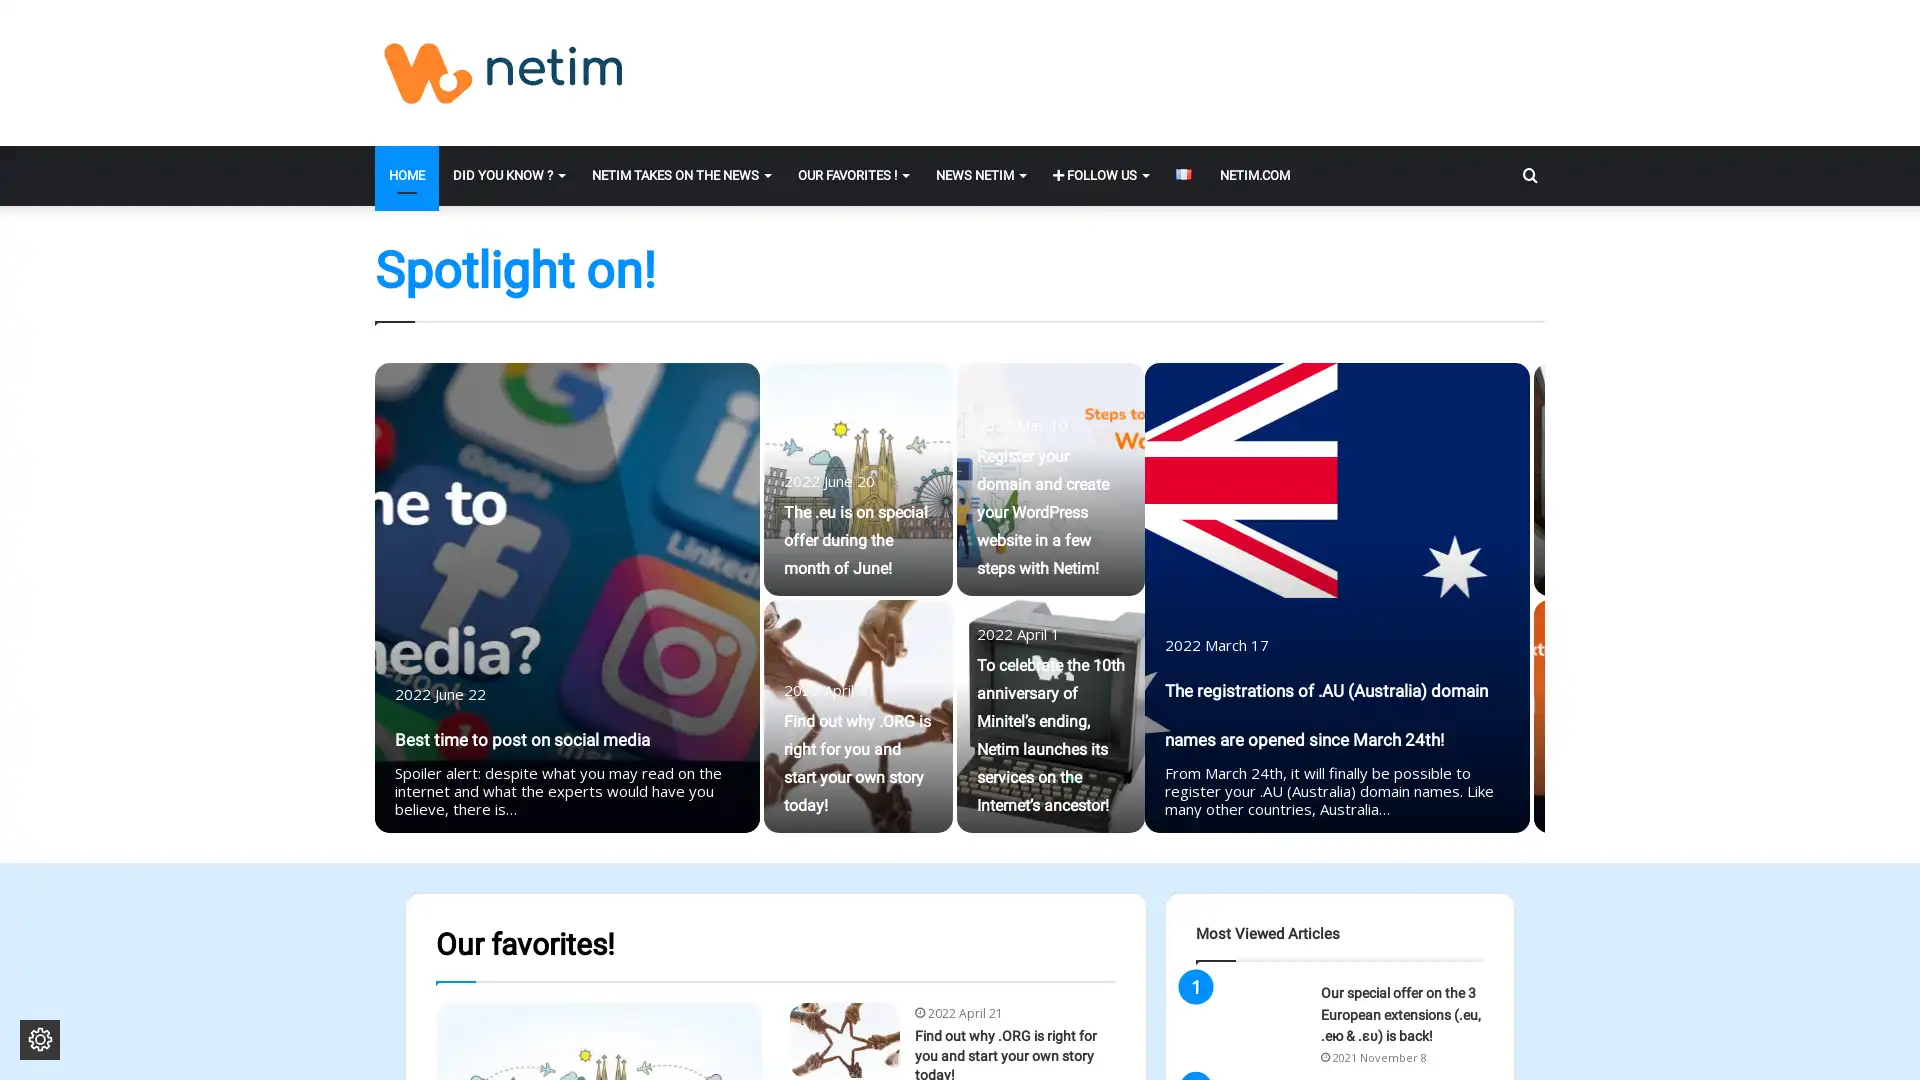 This screenshot has width=1920, height=1080. Describe the element at coordinates (39, 1039) in the screenshot. I see `Change cookie settings` at that location.